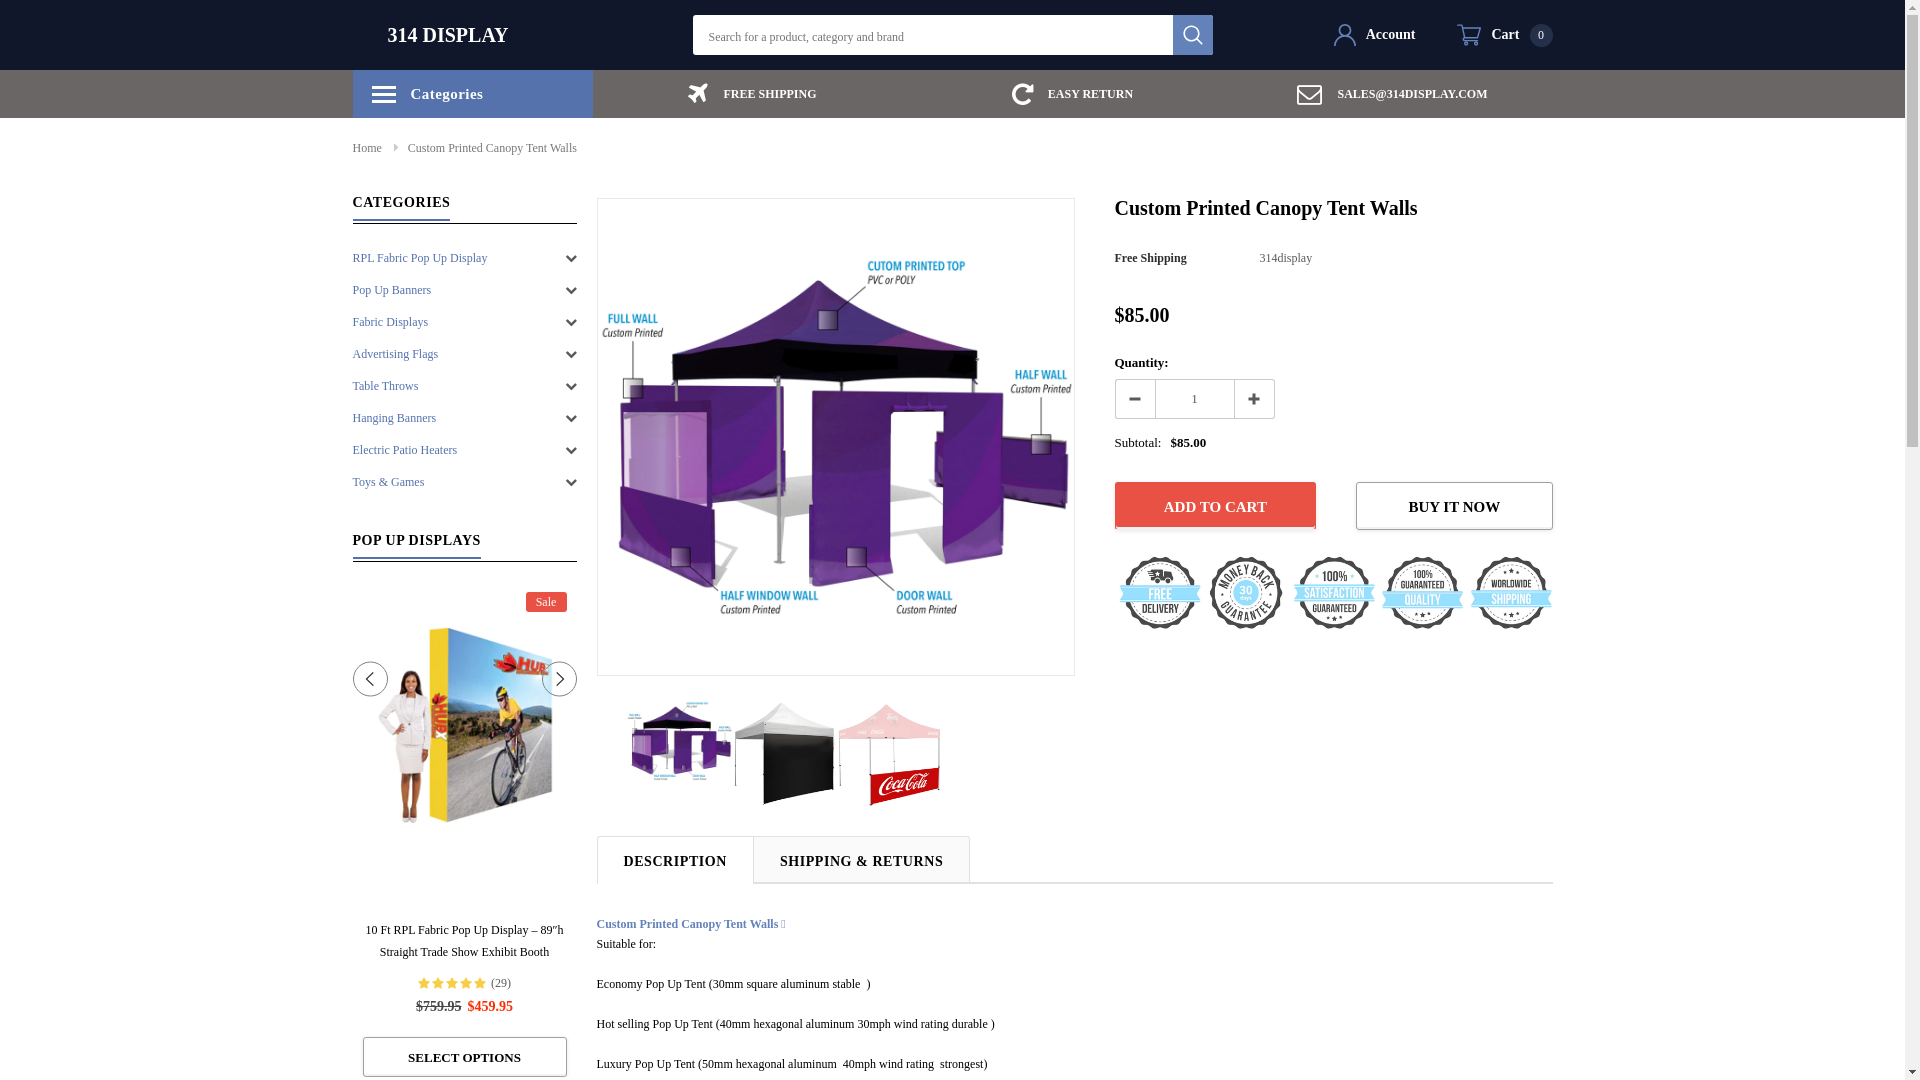 Image resolution: width=1920 pixels, height=1080 pixels. Describe the element at coordinates (1504, 34) in the screenshot. I see `'Cart` at that location.